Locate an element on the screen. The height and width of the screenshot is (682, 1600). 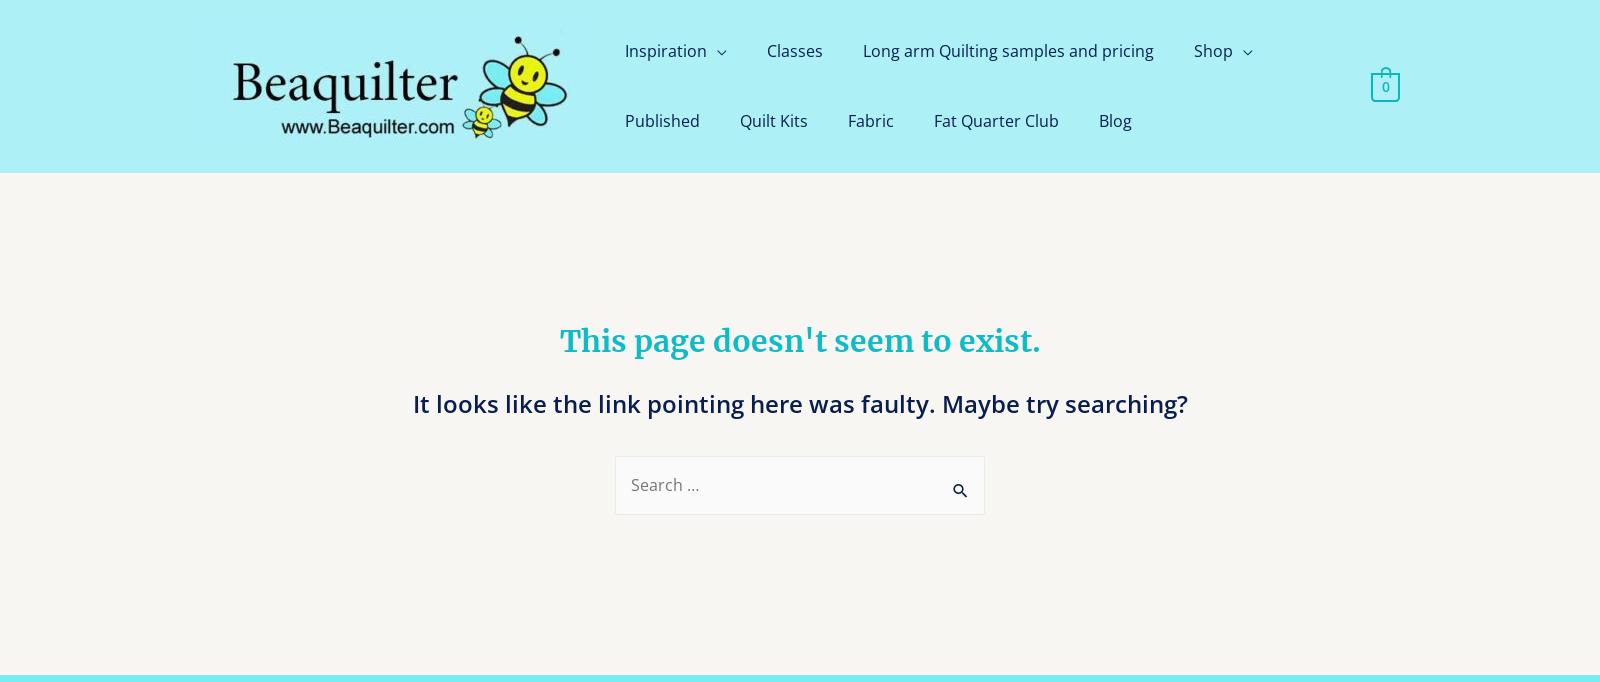
'0' is located at coordinates (1383, 85).